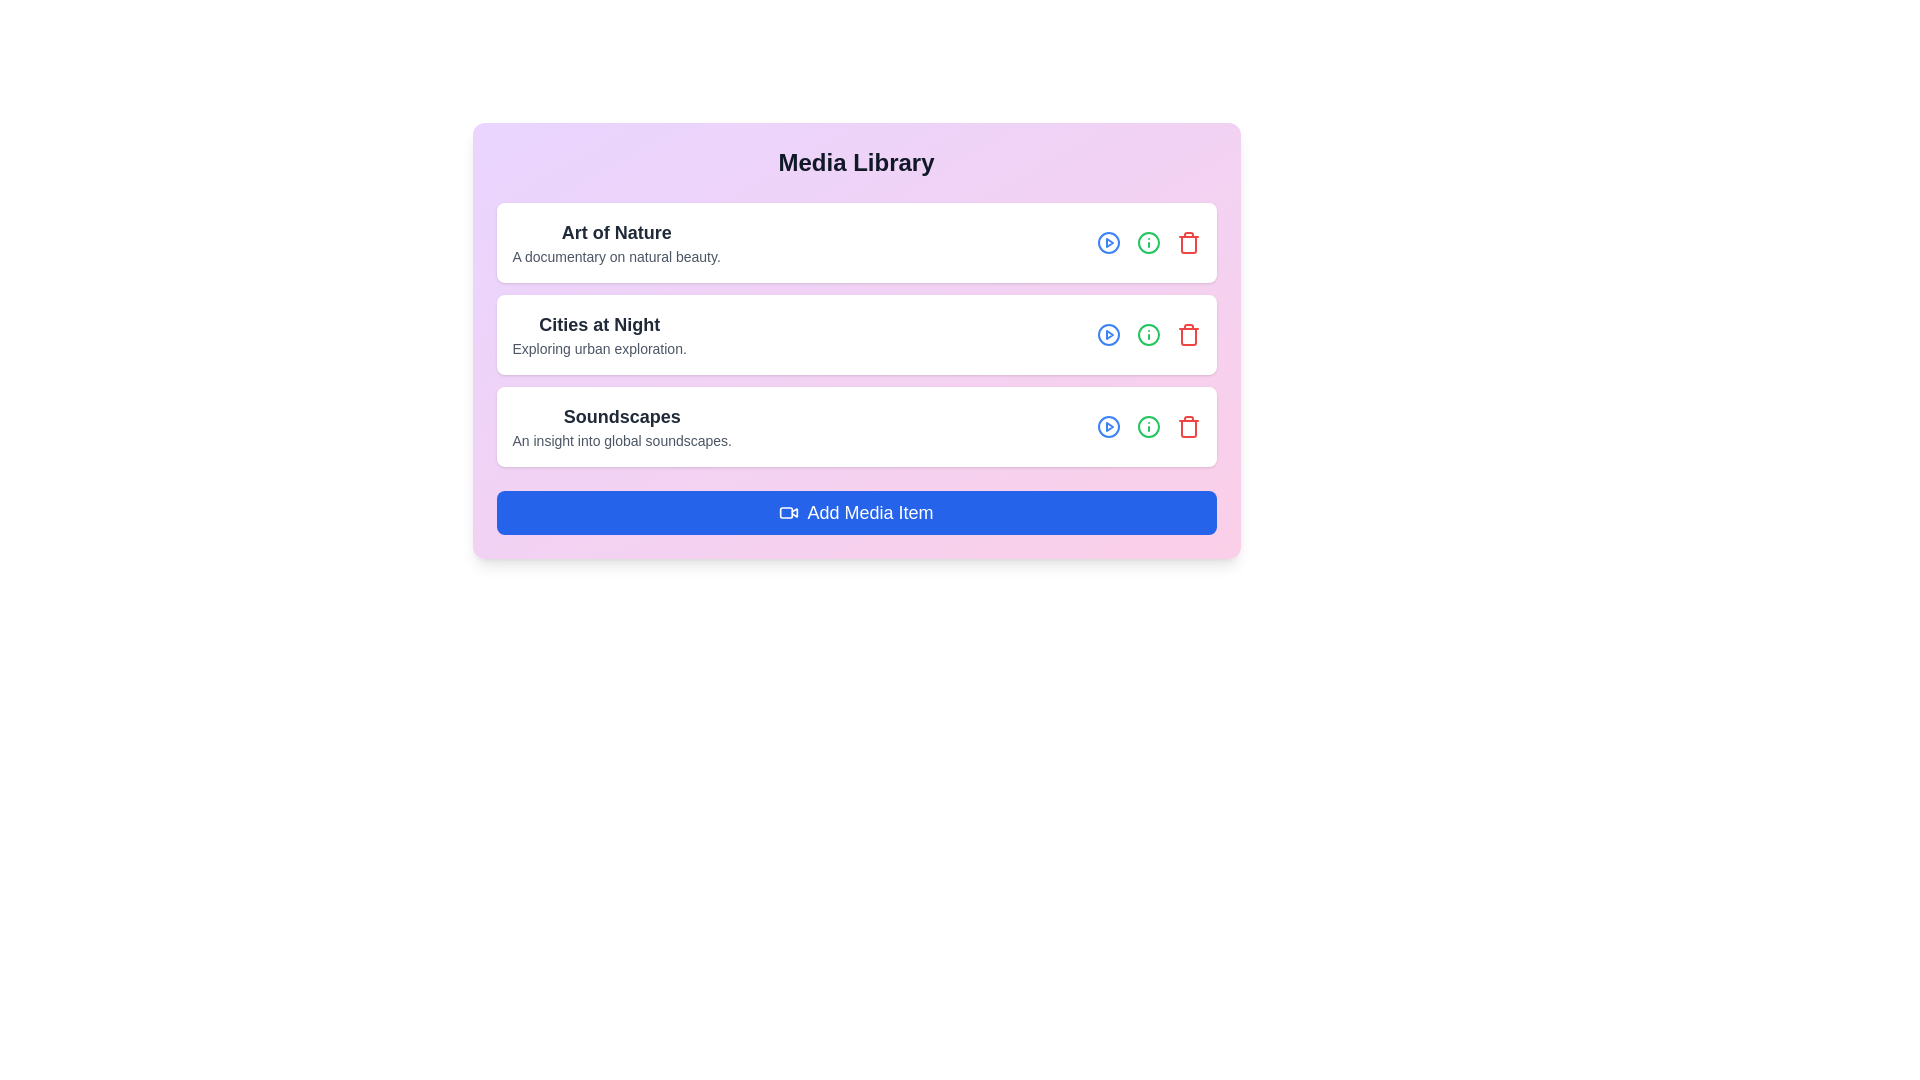  I want to click on information icon for the media item titled Art of Nature, so click(1148, 242).